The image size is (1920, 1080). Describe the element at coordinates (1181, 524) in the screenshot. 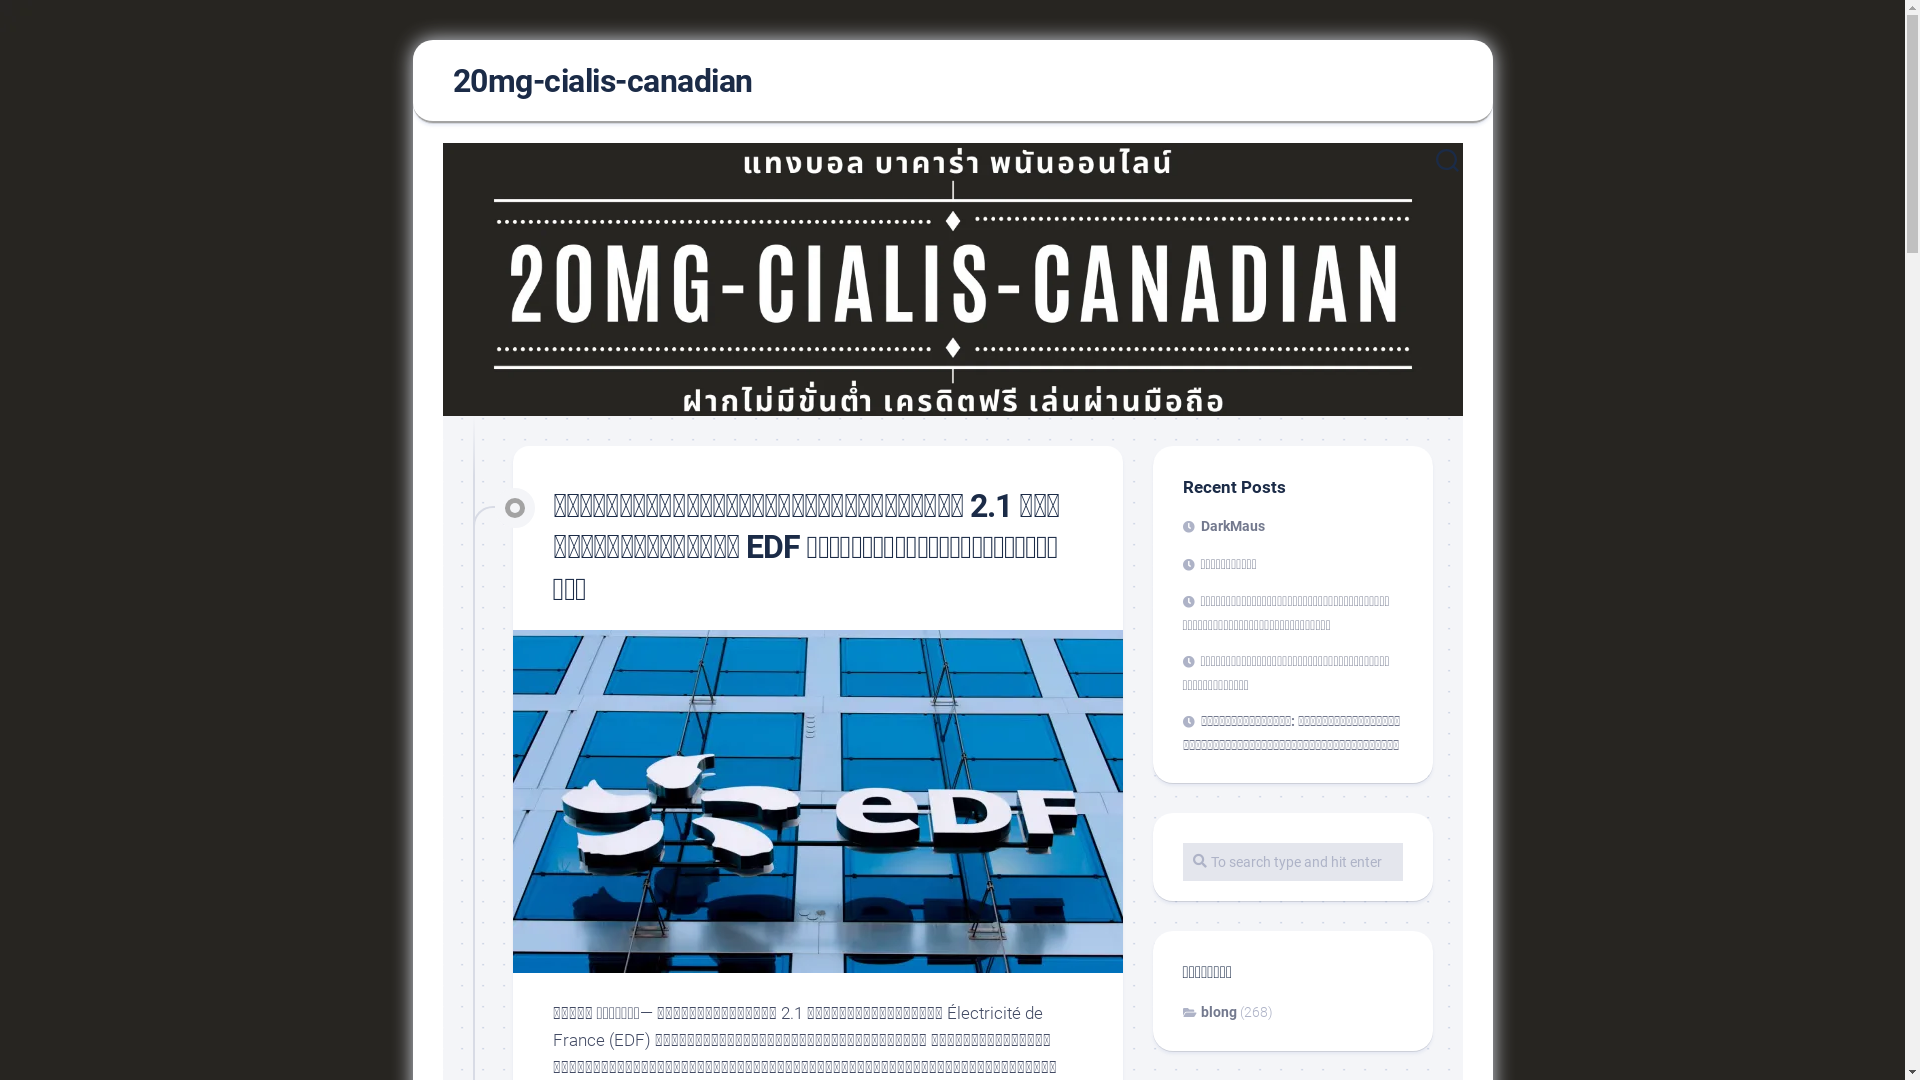

I see `'DarkMaus'` at that location.